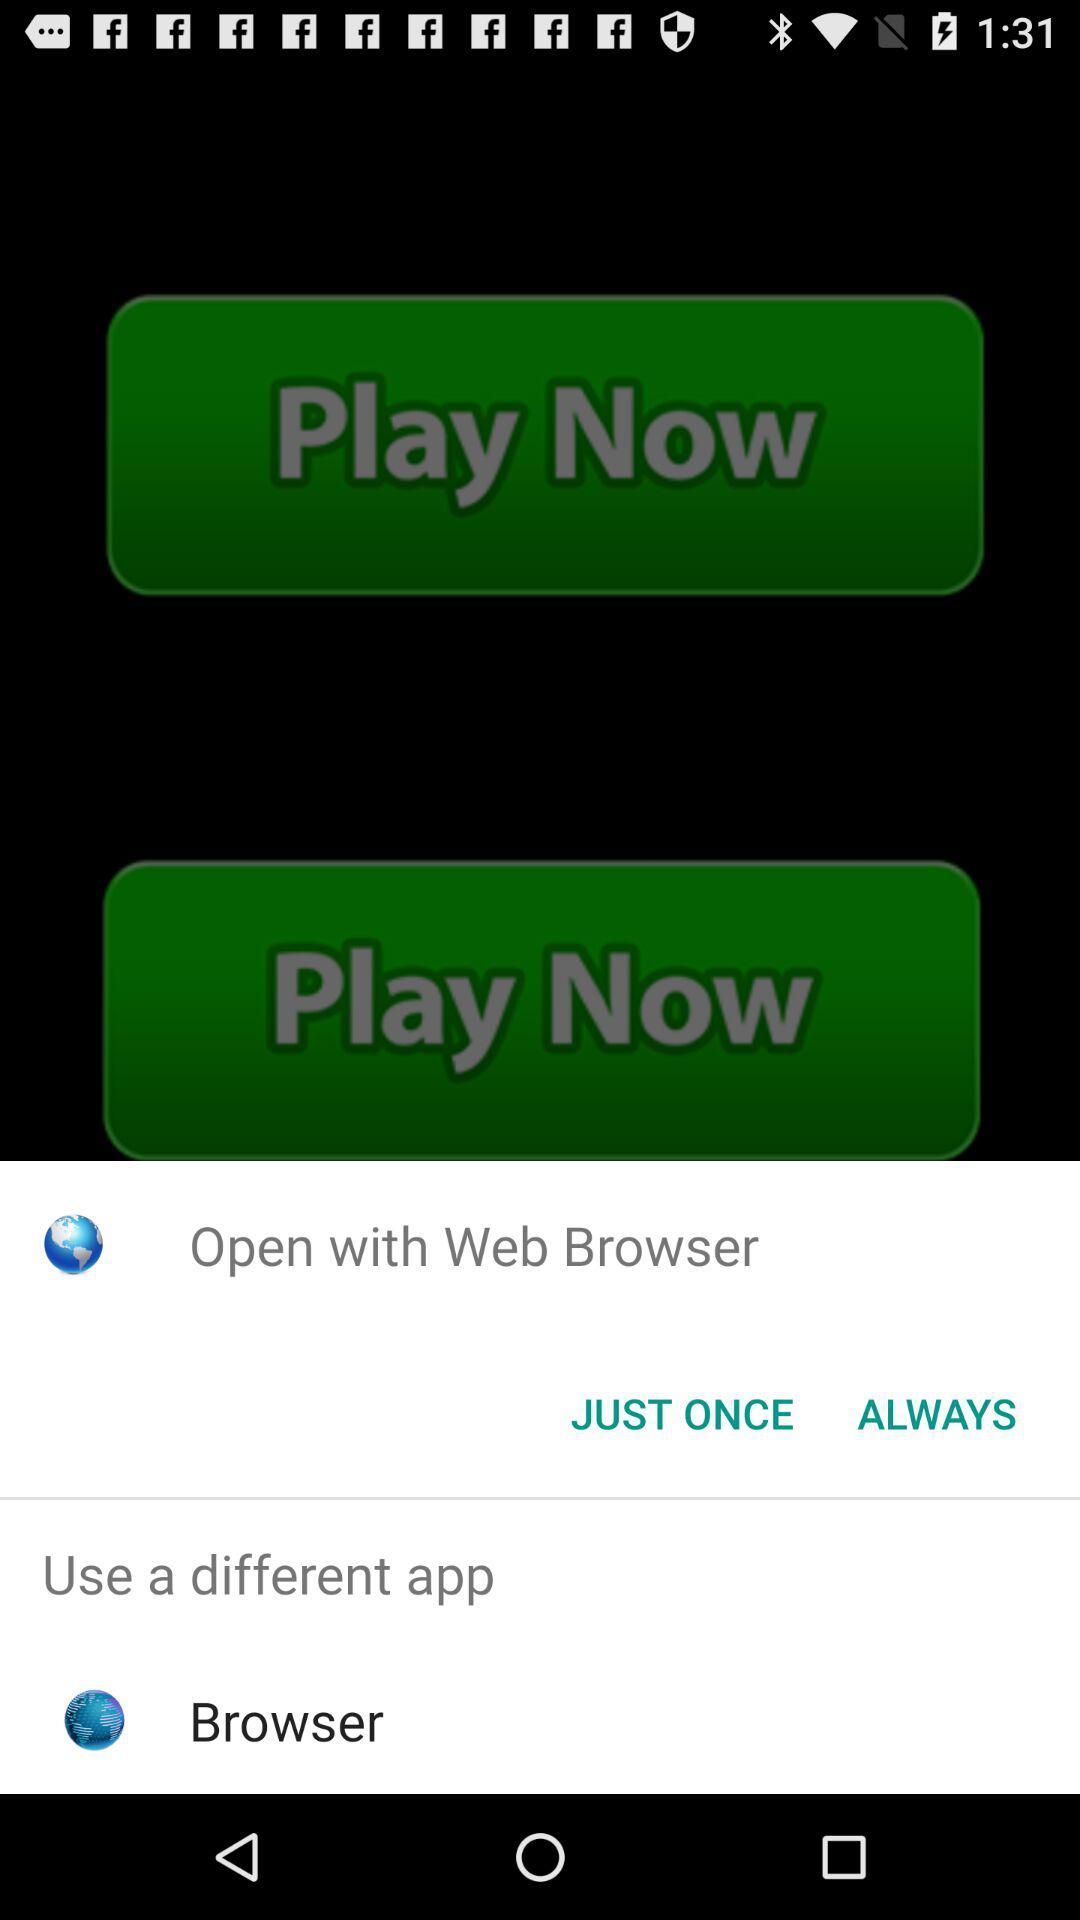  Describe the element at coordinates (937, 1411) in the screenshot. I see `the always button` at that location.